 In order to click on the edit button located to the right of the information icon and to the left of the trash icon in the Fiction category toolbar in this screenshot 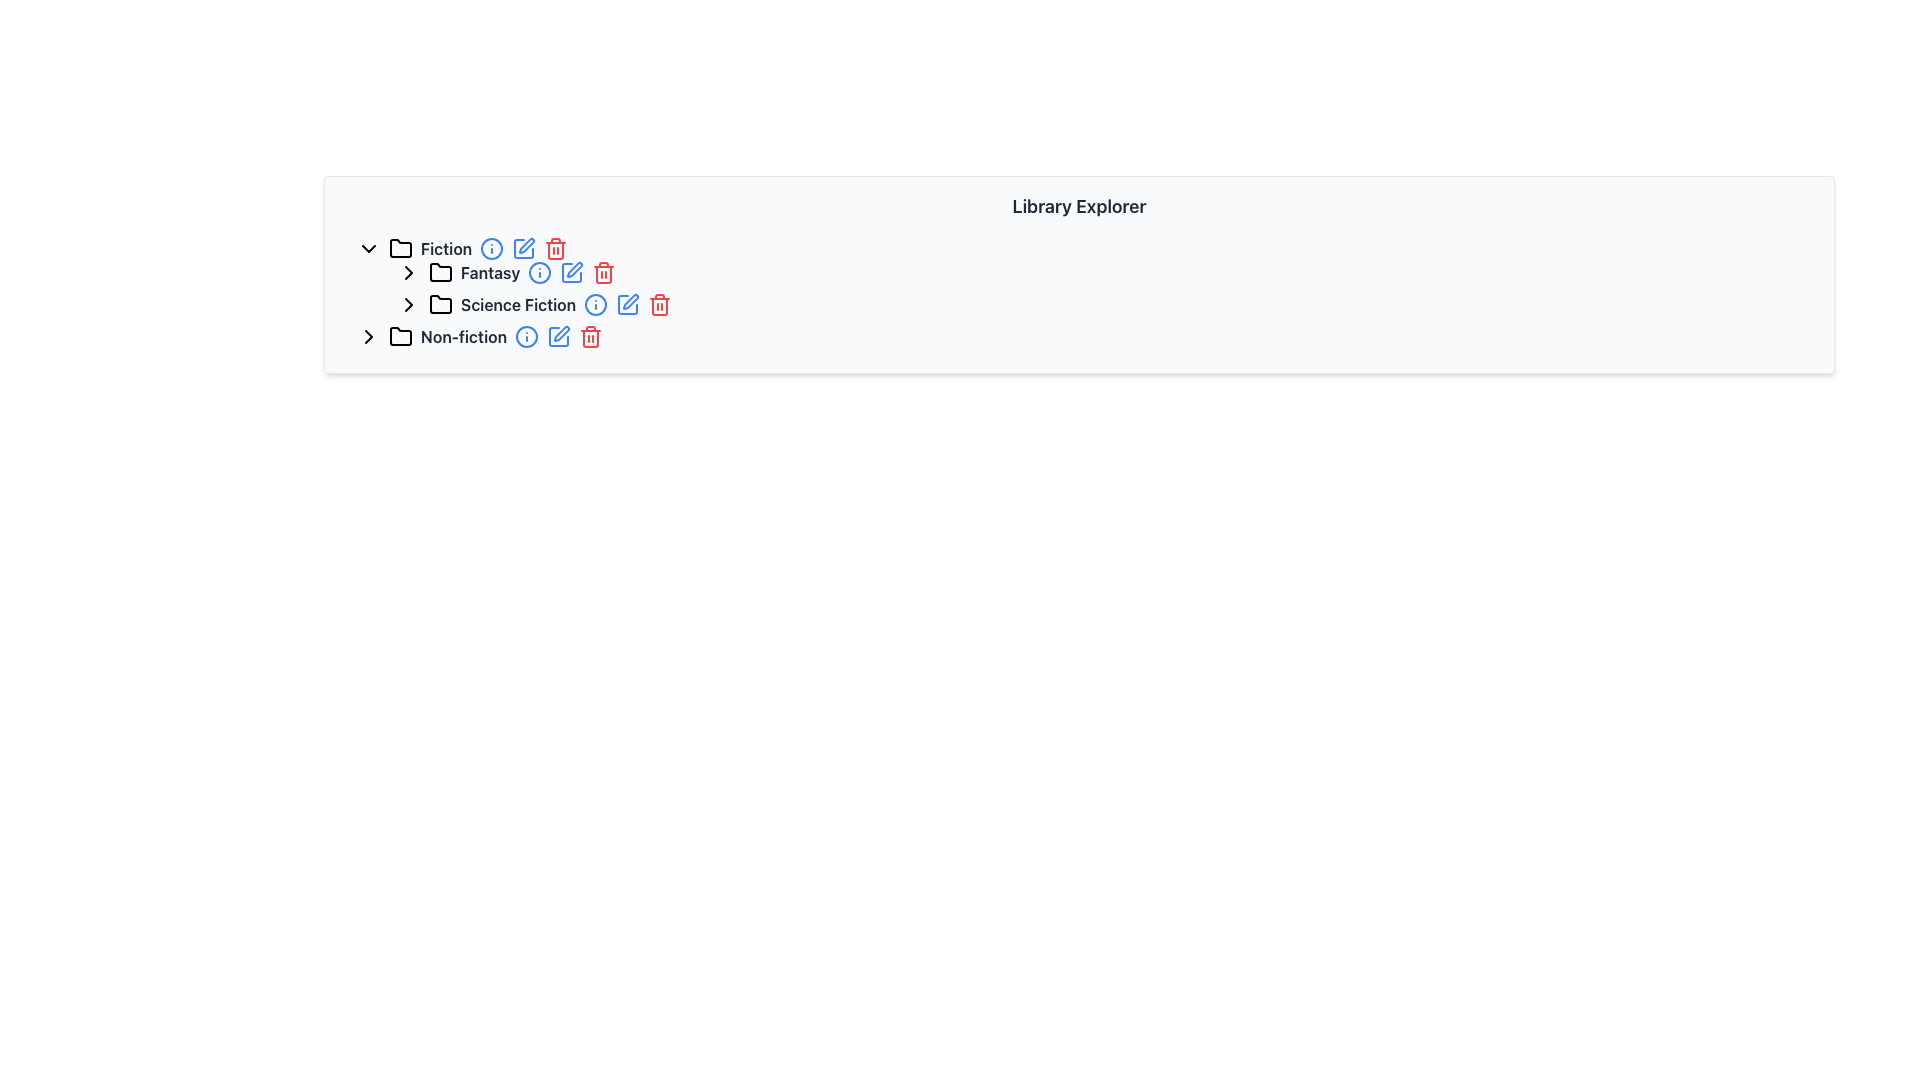, I will do `click(524, 248)`.